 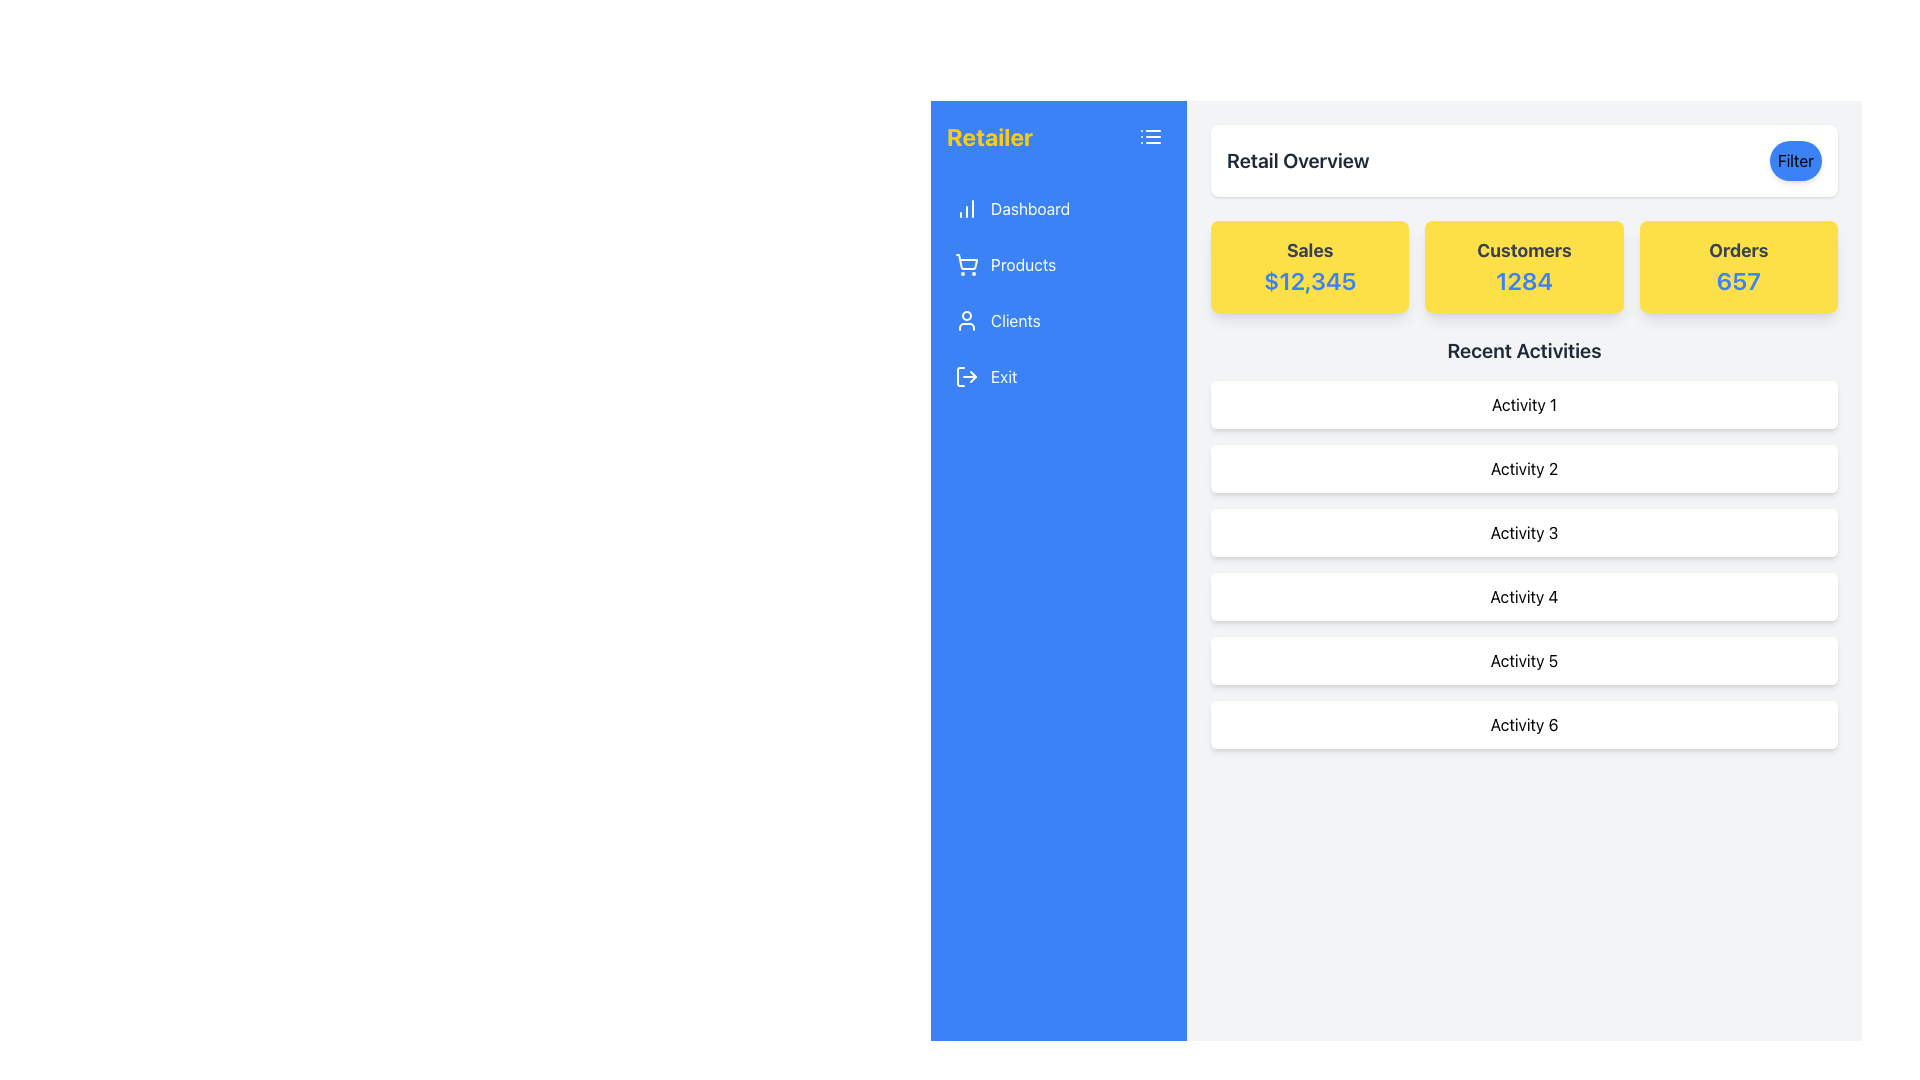 I want to click on the third item labeled 'Activity 3' in the 'Recent Activities' list, so click(x=1523, y=531).